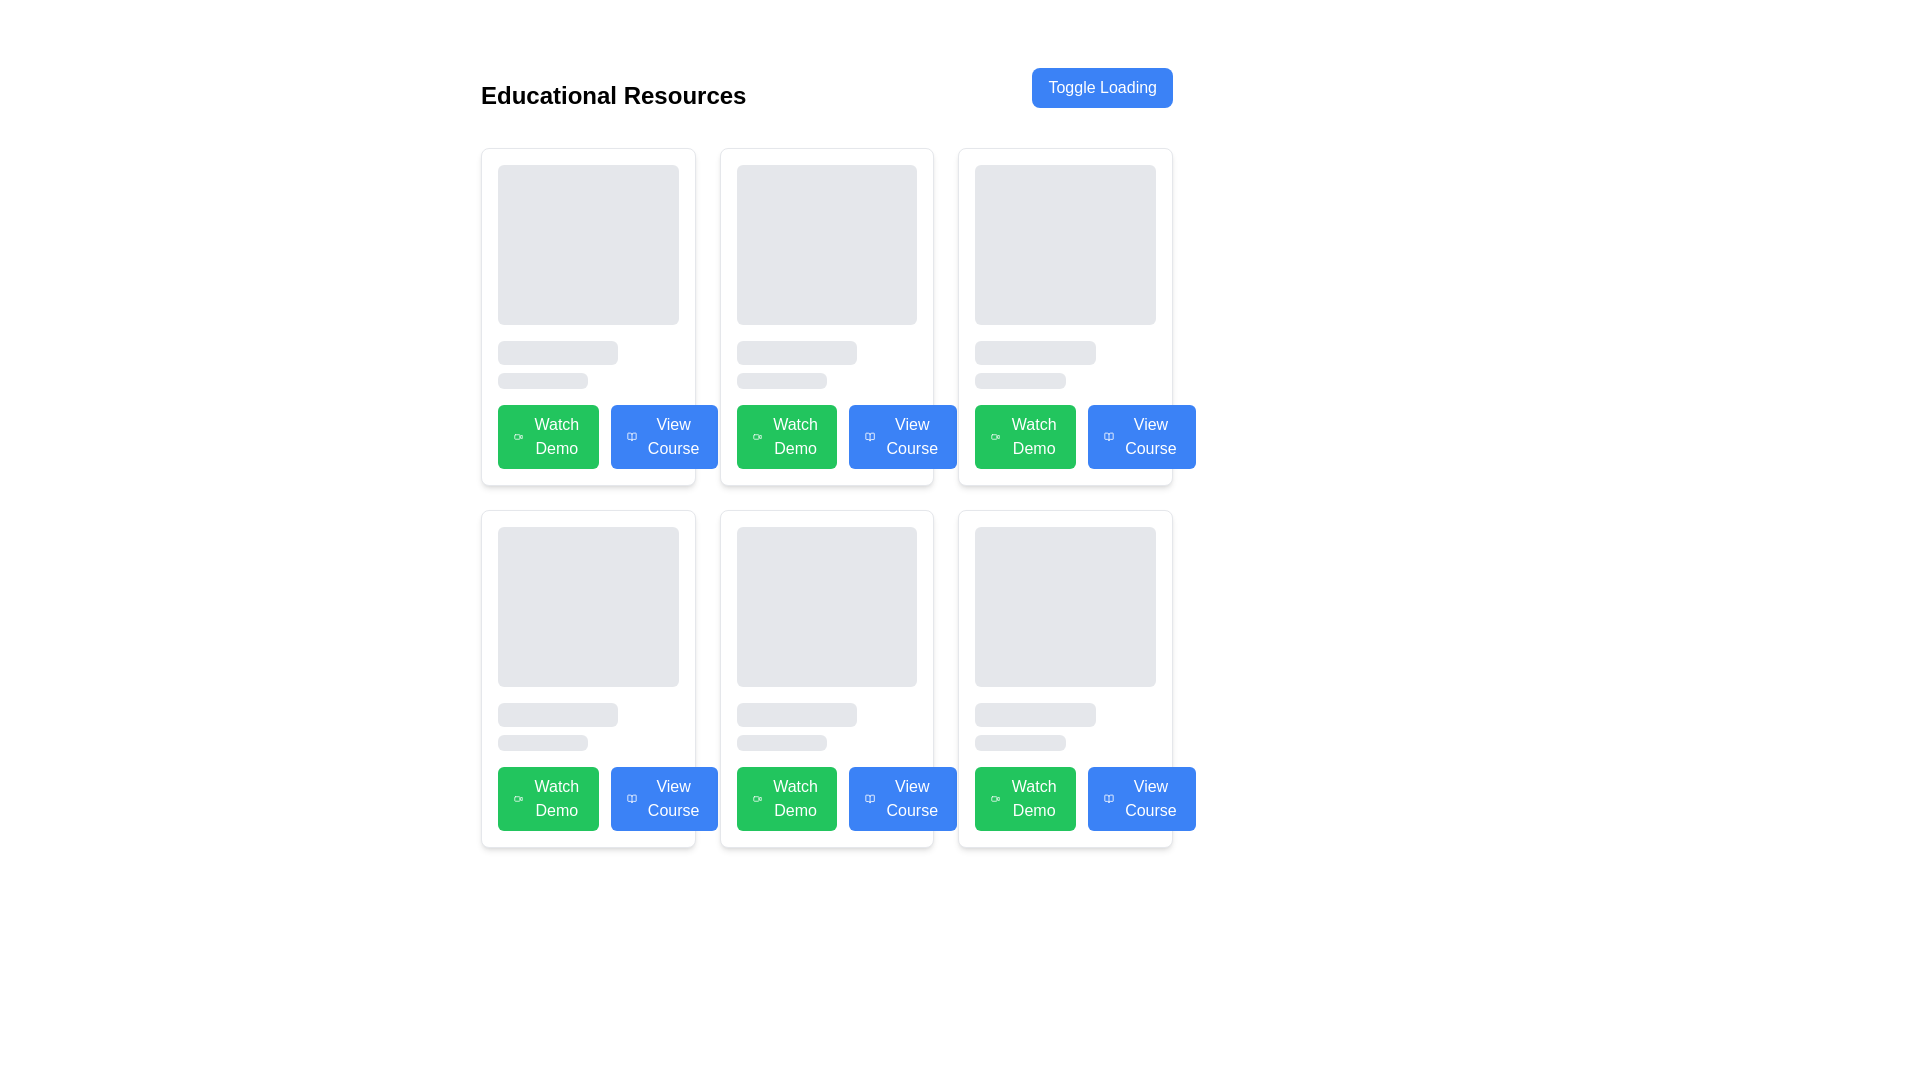  I want to click on the rectangular blue button labeled 'View Course' with rounded corners and a book icon on its left, so click(663, 797).